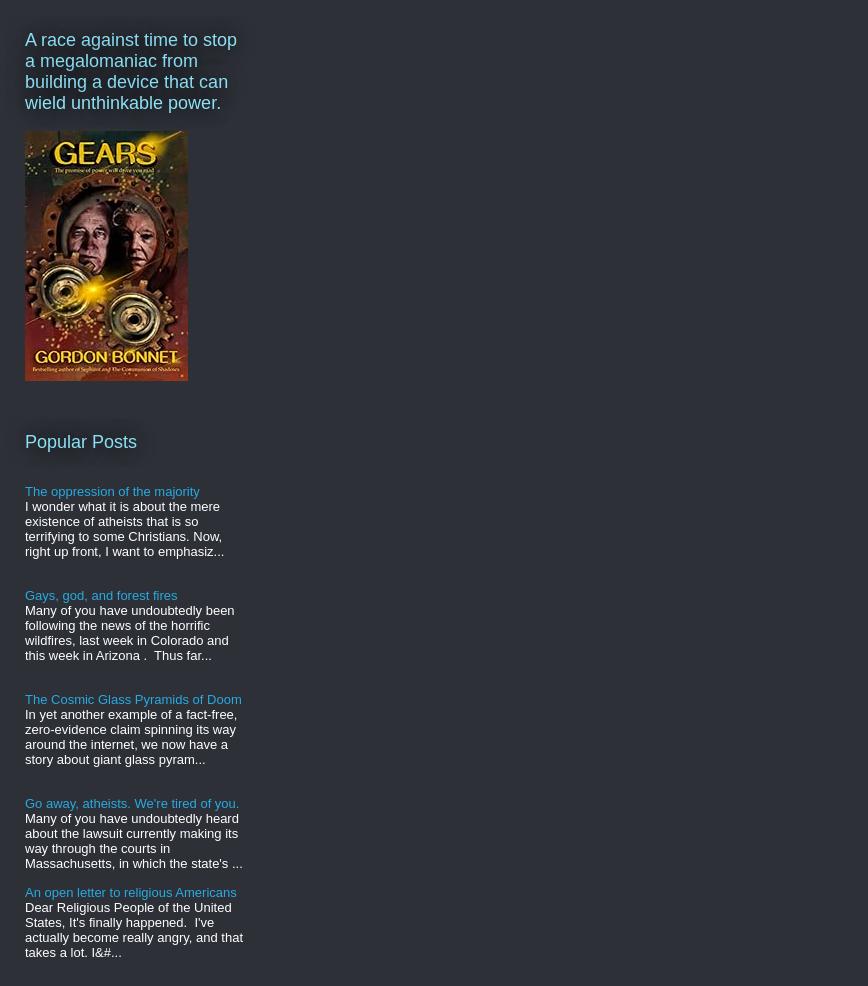 The width and height of the screenshot is (868, 986). I want to click on 'Dear Religious People of the United States,   It's finally happened.  I've actually become really angry, and that takes a lot.   I&#...', so click(134, 929).